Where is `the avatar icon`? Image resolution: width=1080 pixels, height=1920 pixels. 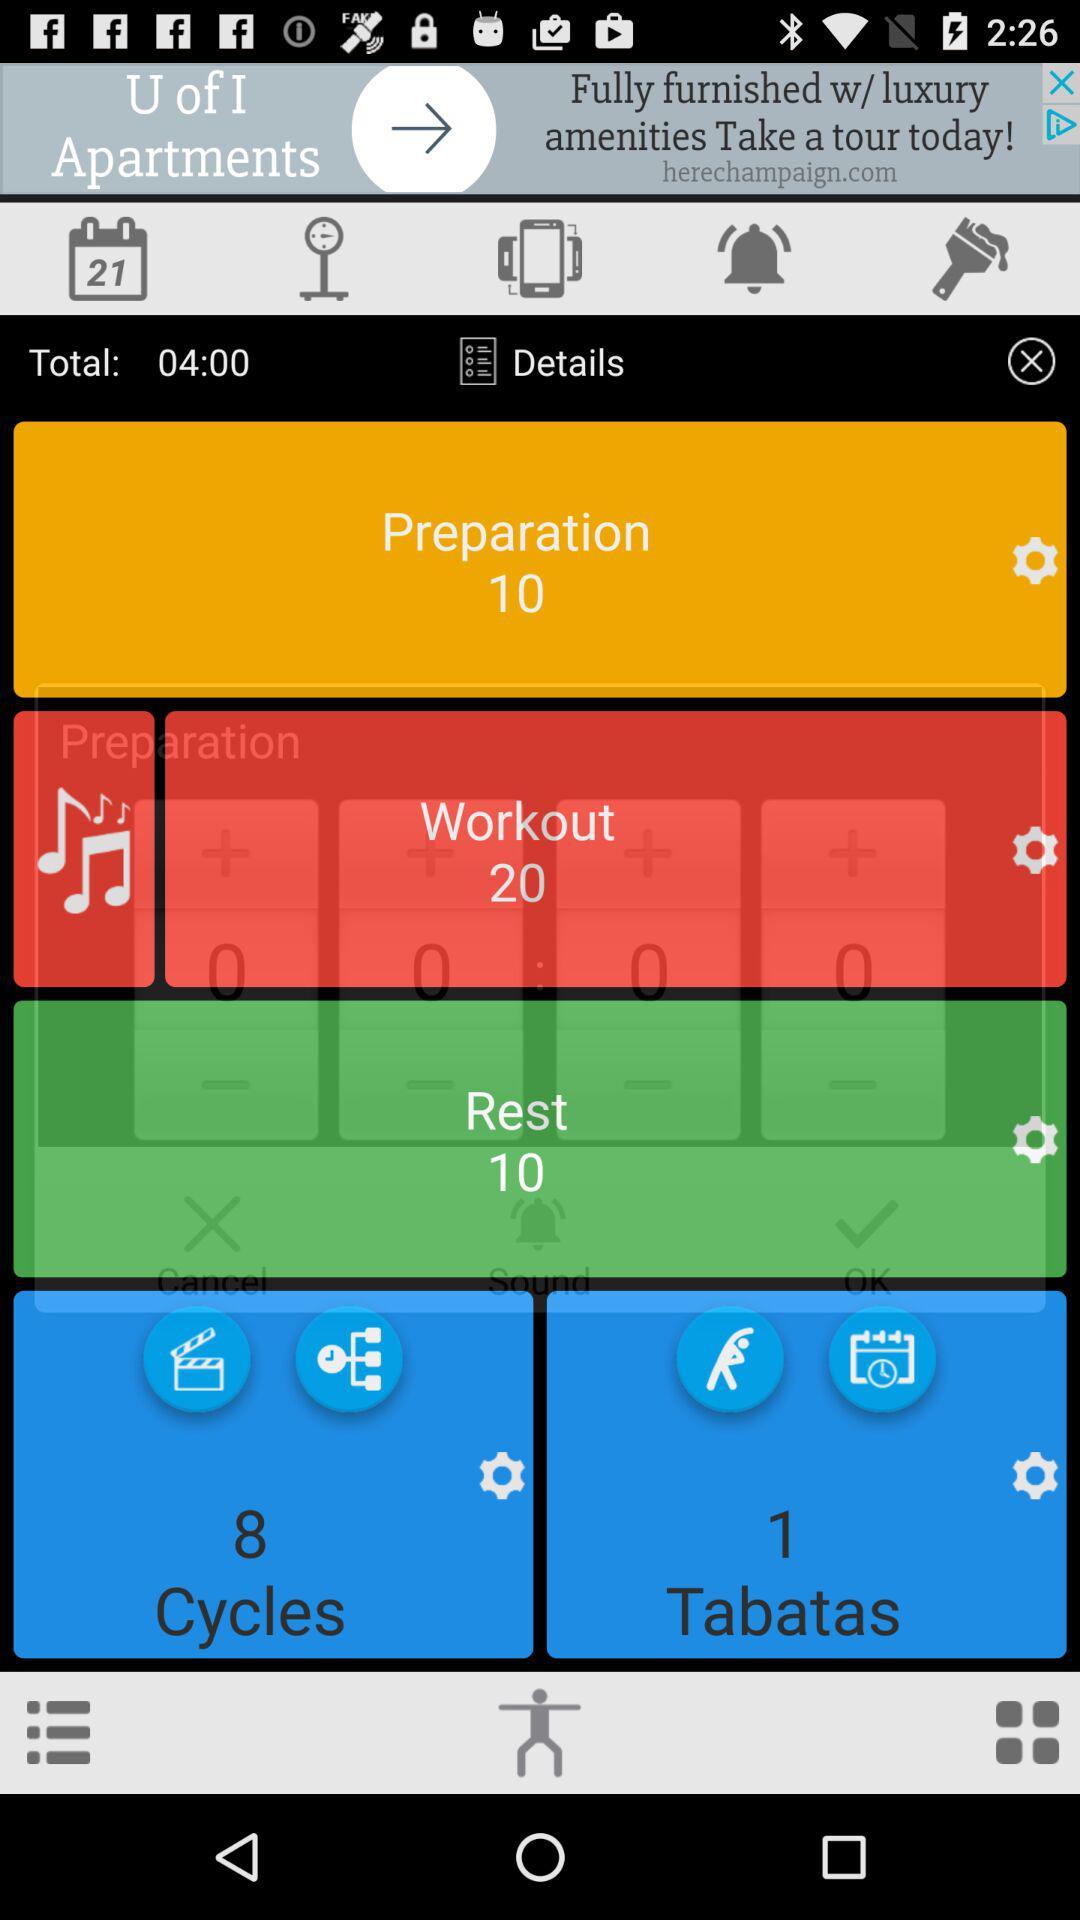
the avatar icon is located at coordinates (323, 275).